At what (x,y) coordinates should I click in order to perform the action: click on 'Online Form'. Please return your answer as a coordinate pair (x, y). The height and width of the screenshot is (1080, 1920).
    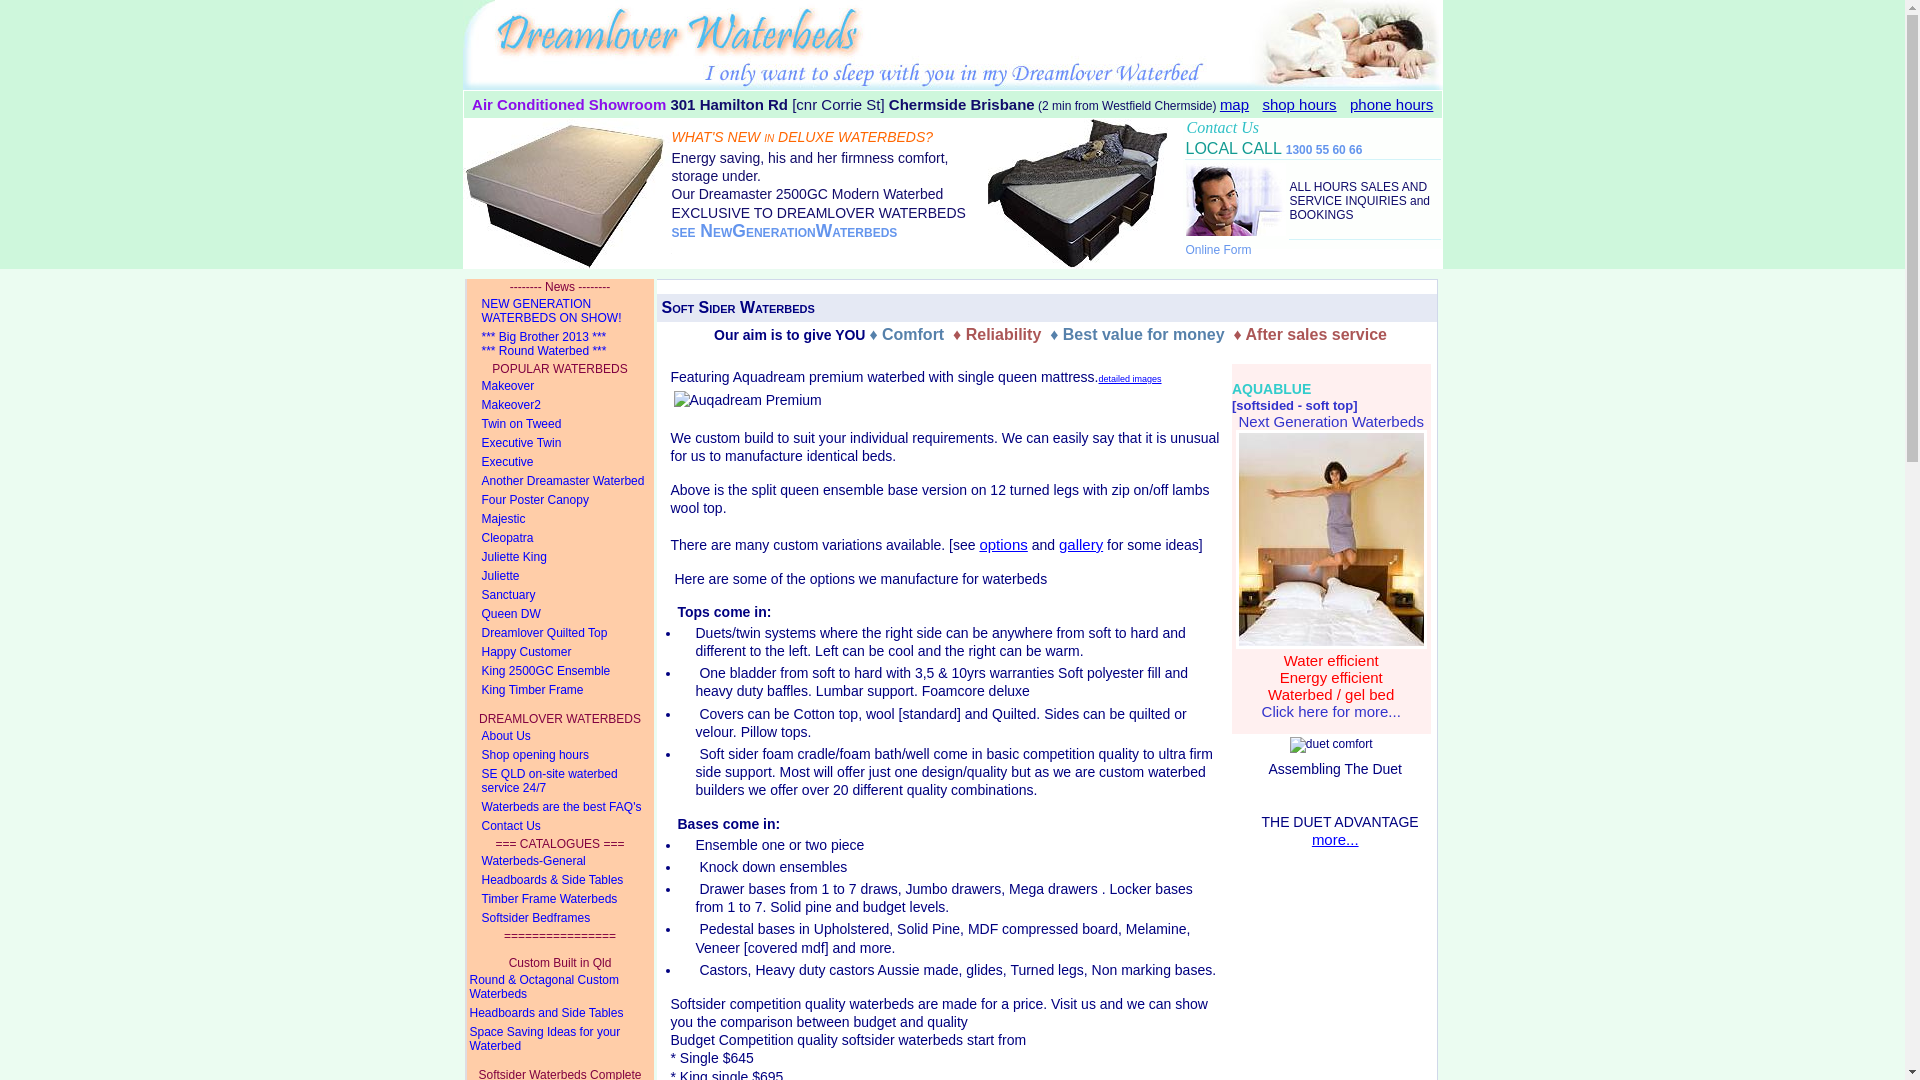
    Looking at the image, I should click on (1218, 249).